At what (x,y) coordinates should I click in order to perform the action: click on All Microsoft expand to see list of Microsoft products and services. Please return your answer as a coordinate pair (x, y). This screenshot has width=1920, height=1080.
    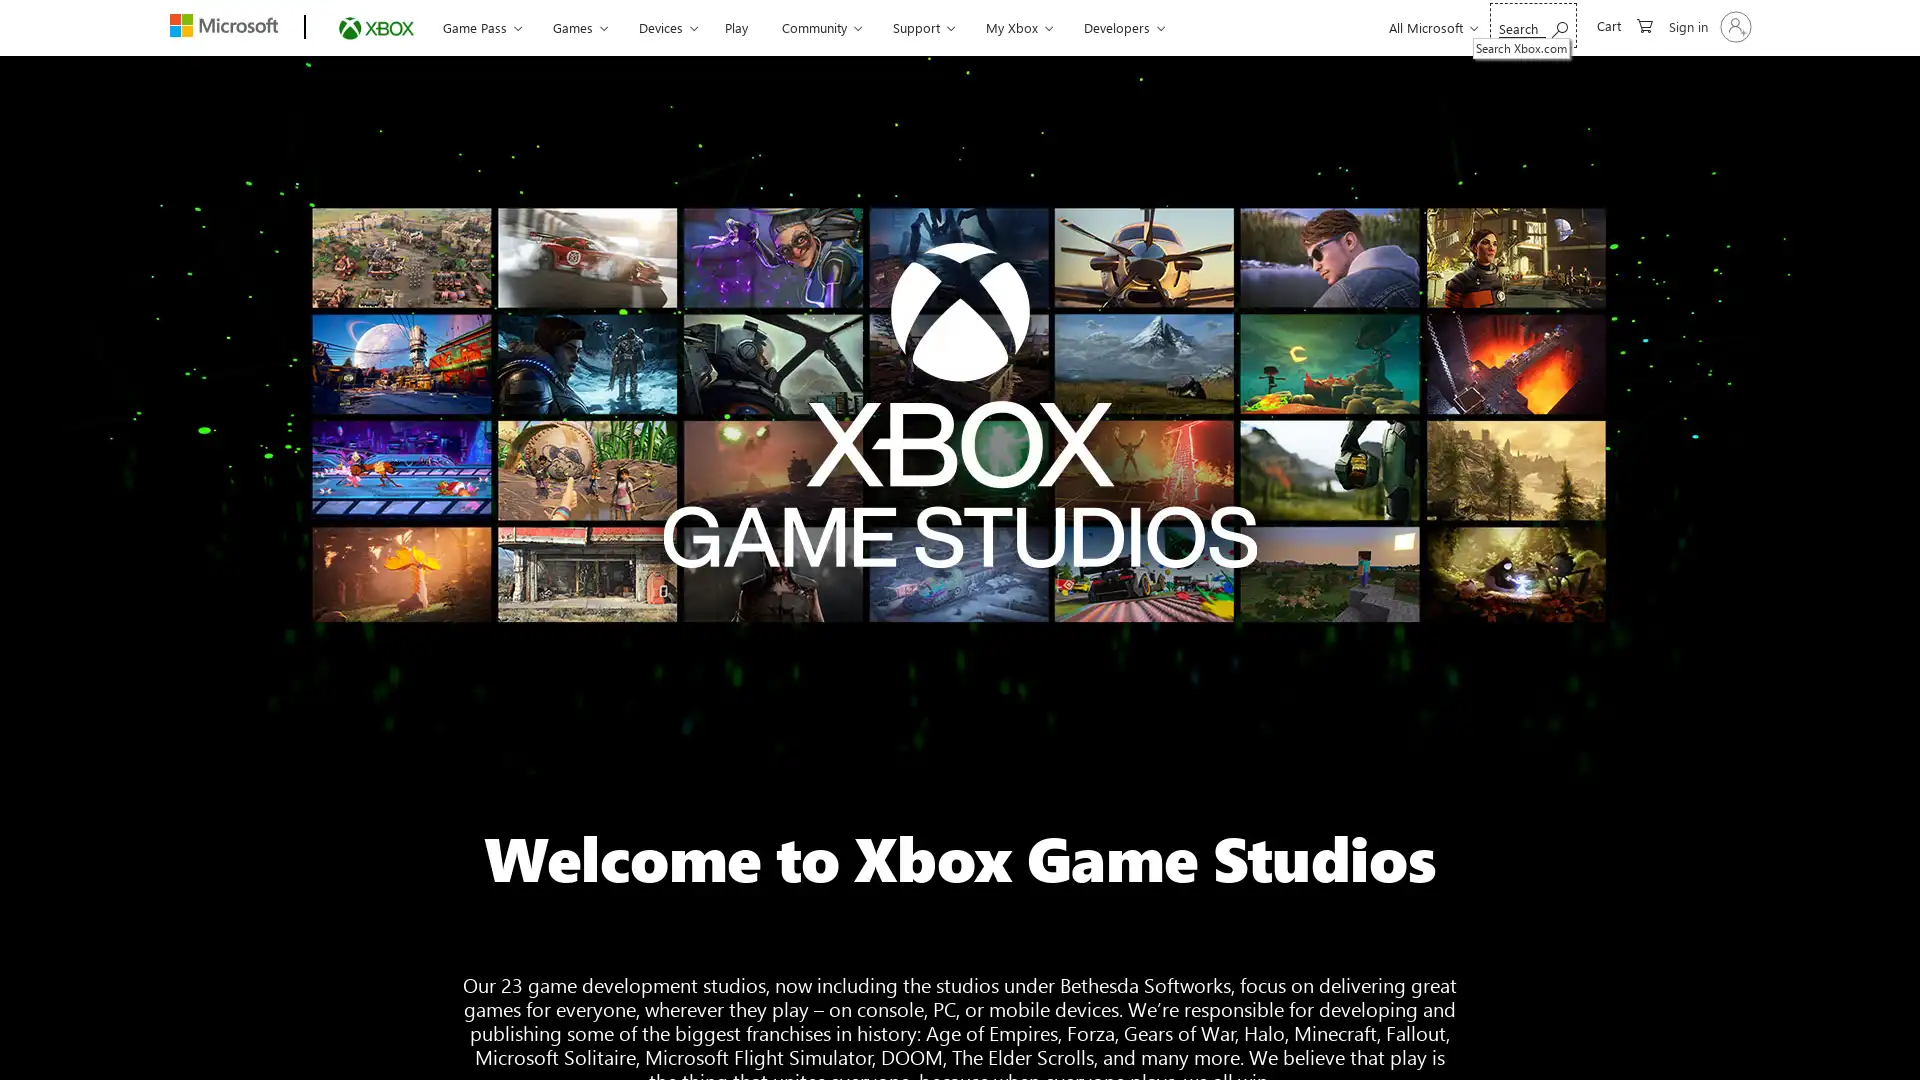
    Looking at the image, I should click on (1429, 27).